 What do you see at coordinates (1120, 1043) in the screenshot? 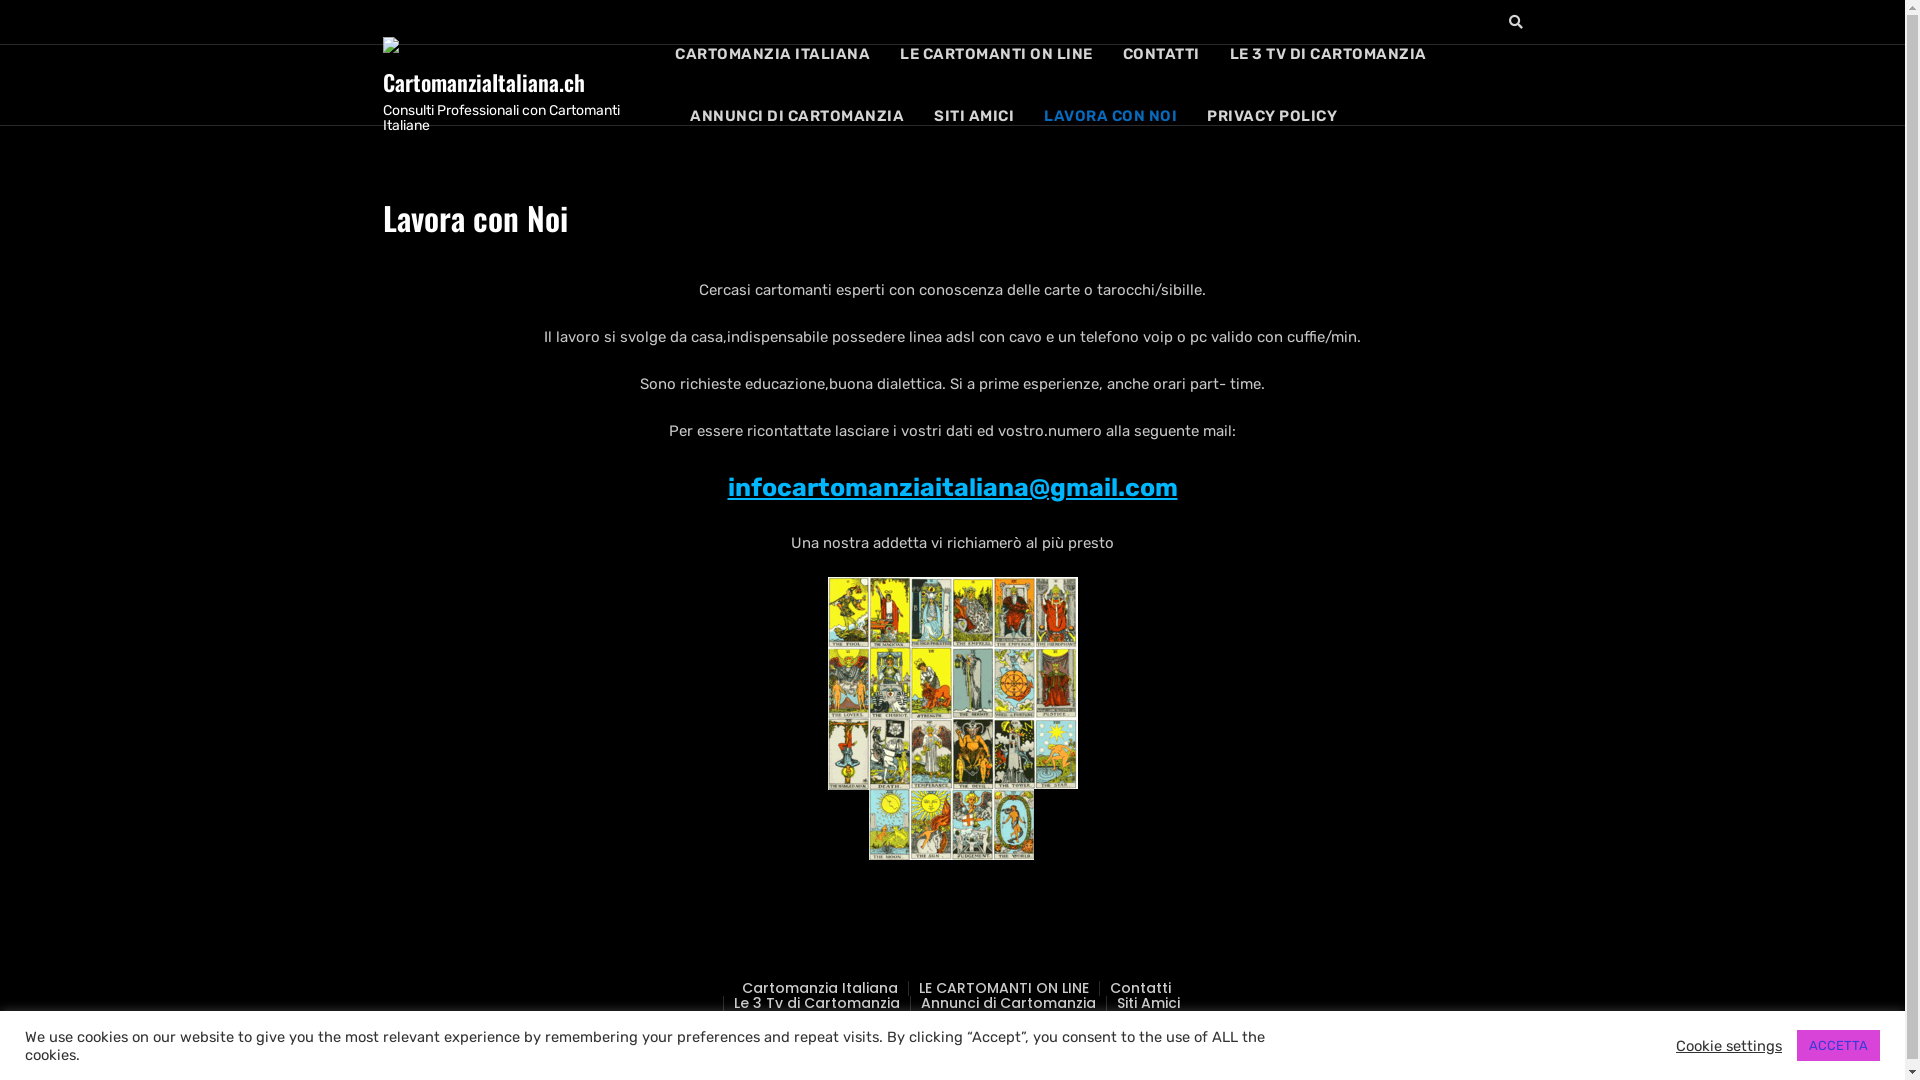
I see `'Bosa Themes'` at bounding box center [1120, 1043].